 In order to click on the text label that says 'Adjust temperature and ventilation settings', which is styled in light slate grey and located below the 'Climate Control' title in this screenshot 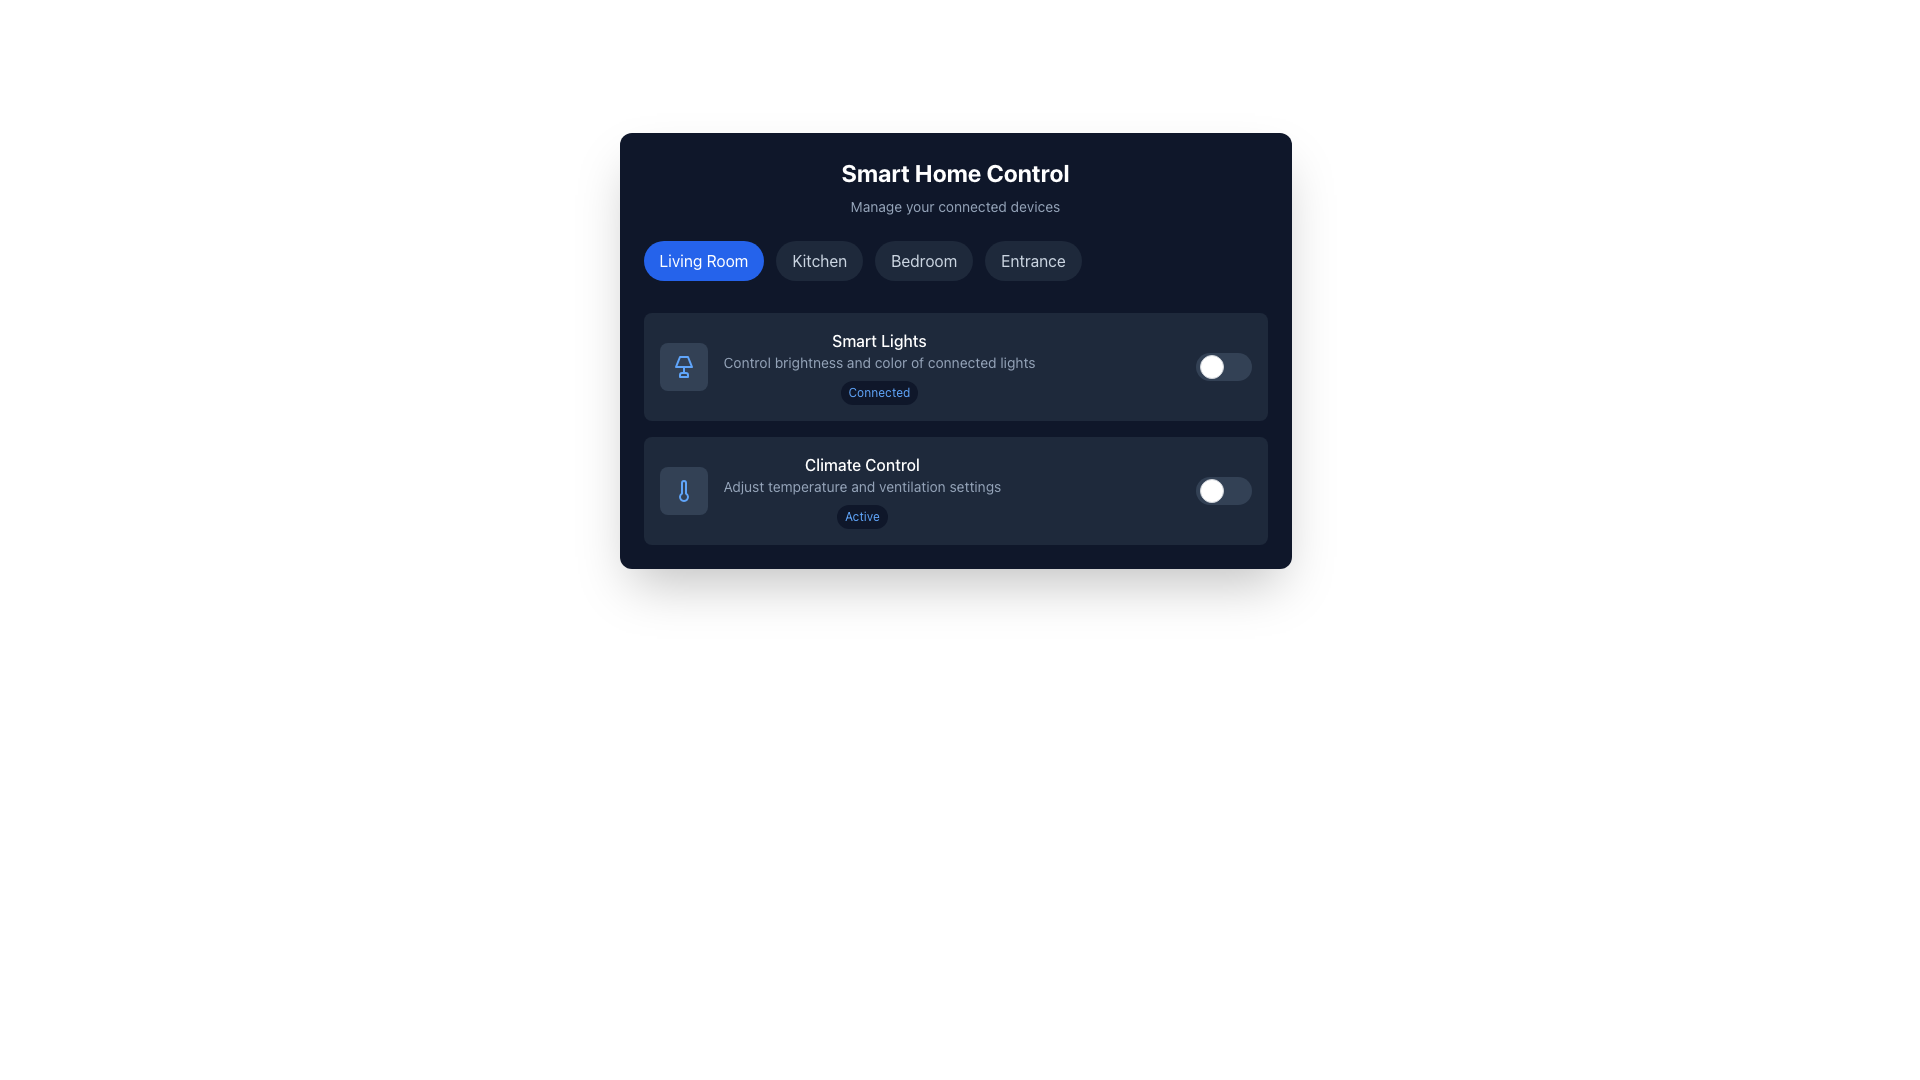, I will do `click(862, 486)`.